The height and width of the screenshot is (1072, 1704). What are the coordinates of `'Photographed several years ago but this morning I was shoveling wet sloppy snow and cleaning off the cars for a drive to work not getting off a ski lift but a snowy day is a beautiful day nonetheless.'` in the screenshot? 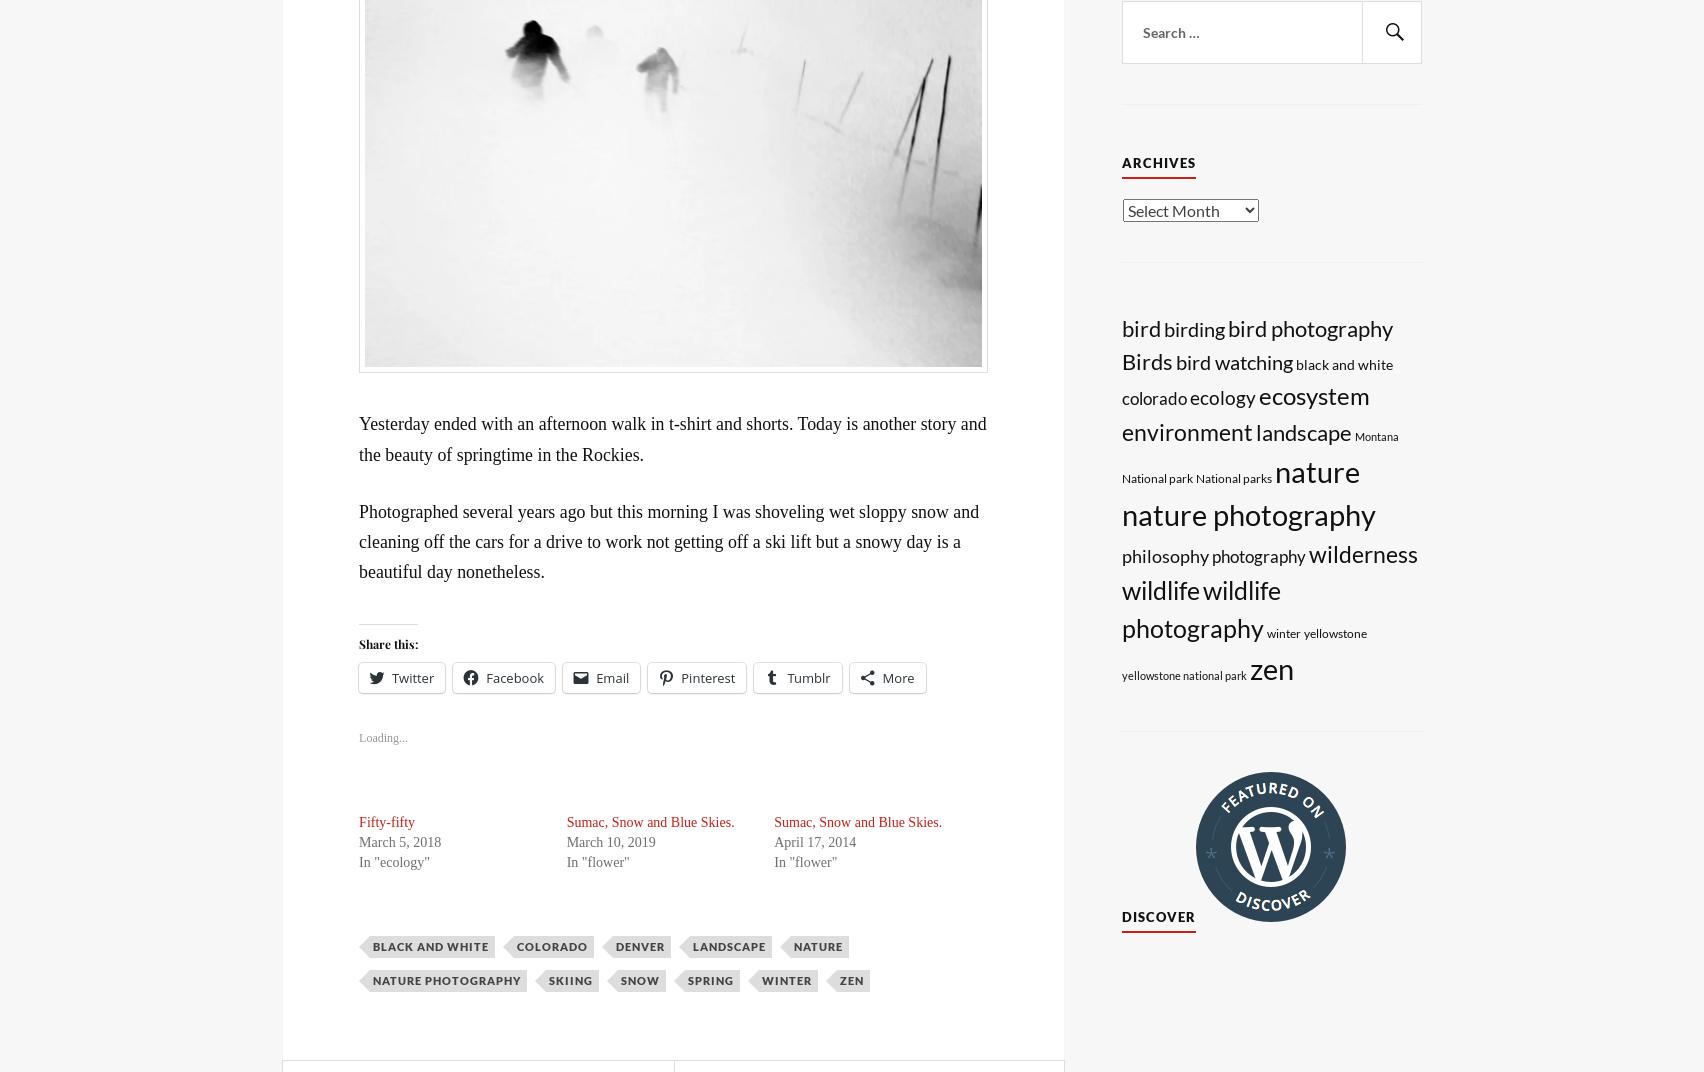 It's located at (667, 540).